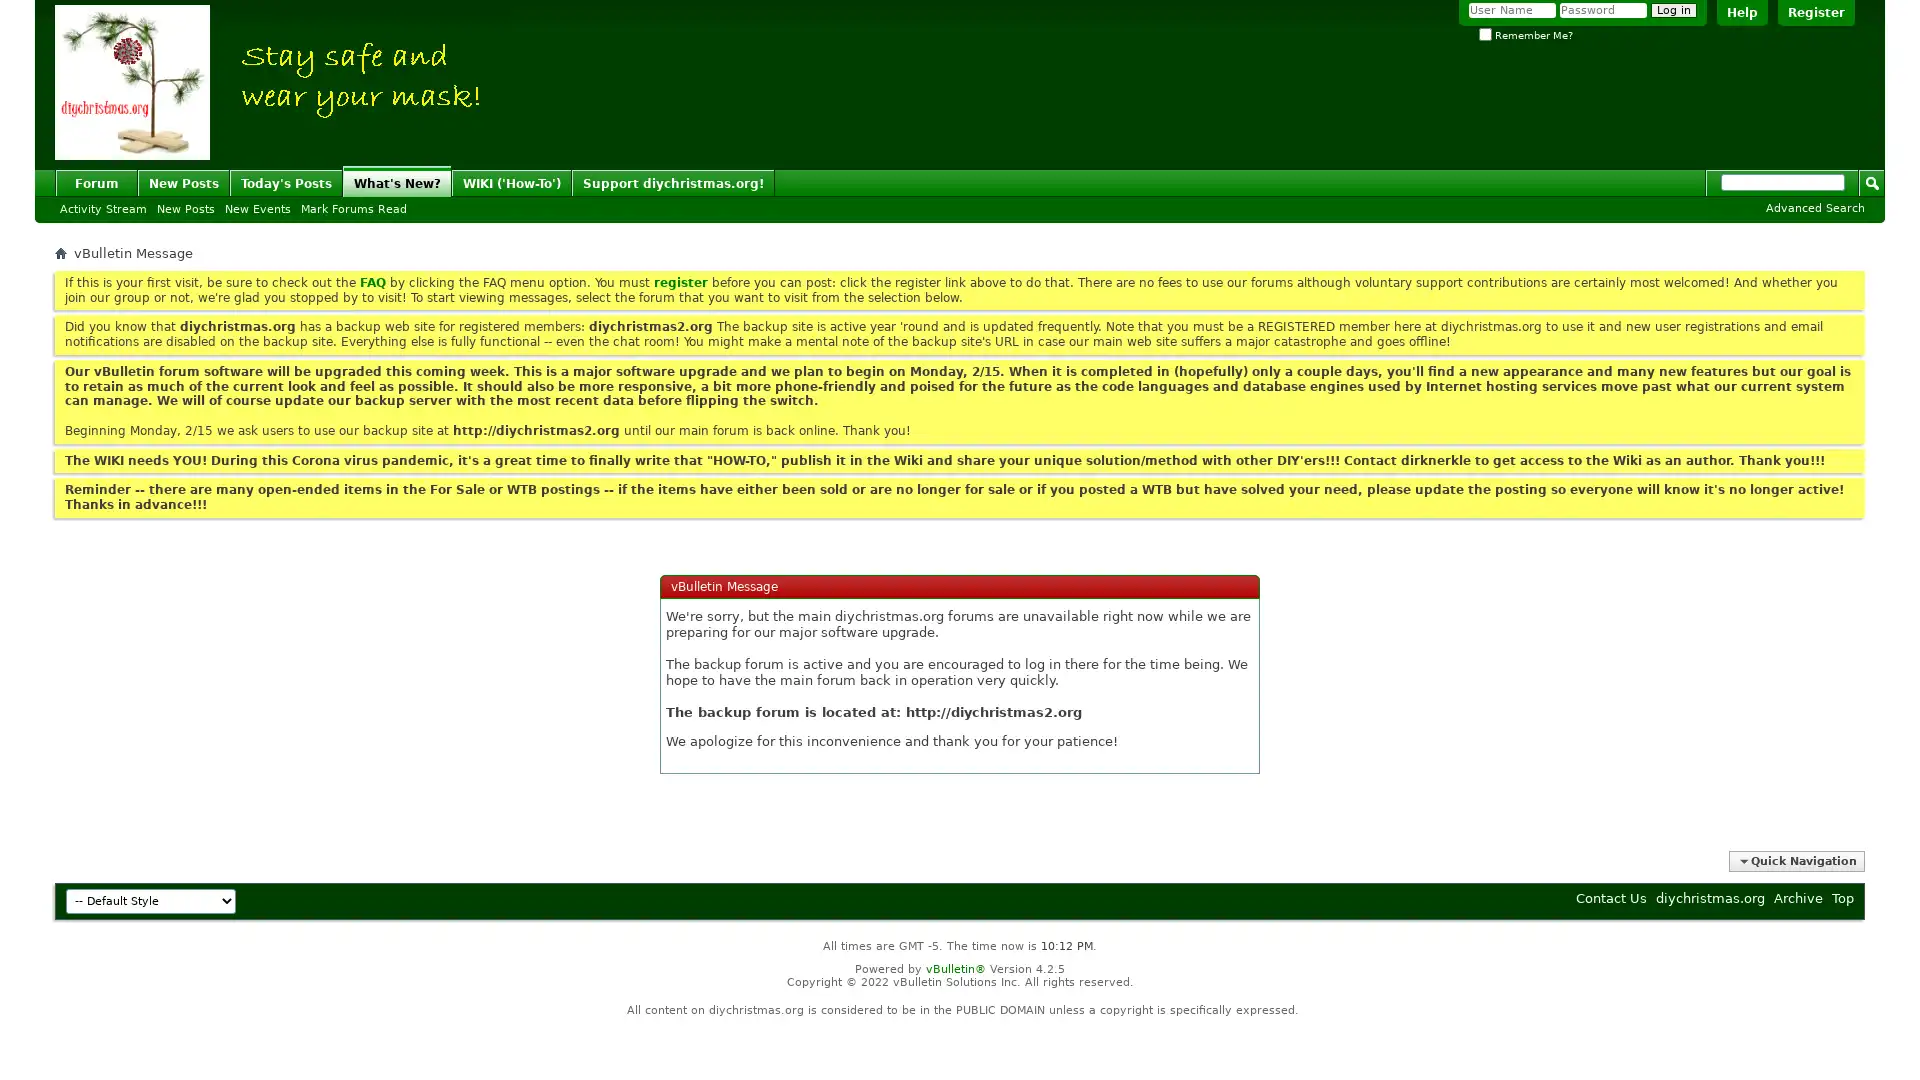 This screenshot has width=1920, height=1080. What do you see at coordinates (1674, 10) in the screenshot?
I see `Log in` at bounding box center [1674, 10].